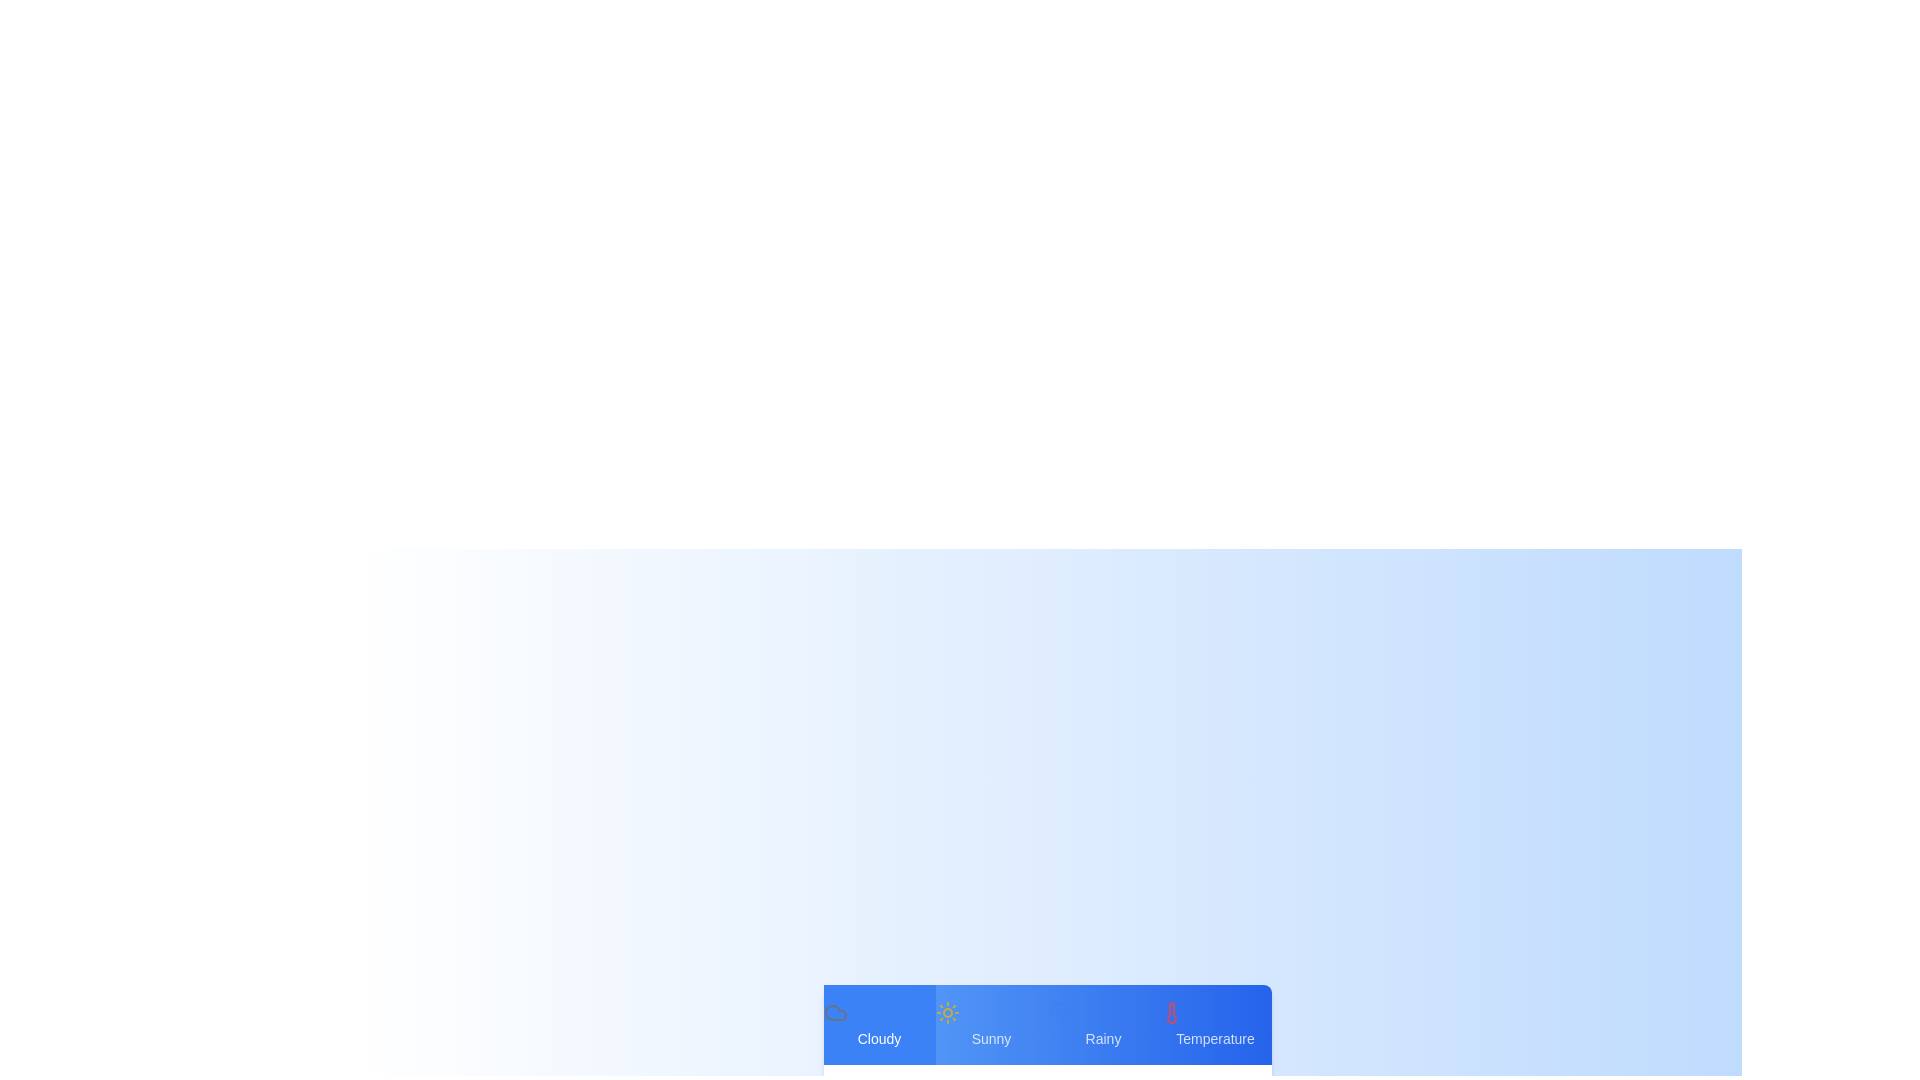 Image resolution: width=1920 pixels, height=1080 pixels. Describe the element at coordinates (991, 1025) in the screenshot. I see `the Sunny weather tab` at that location.